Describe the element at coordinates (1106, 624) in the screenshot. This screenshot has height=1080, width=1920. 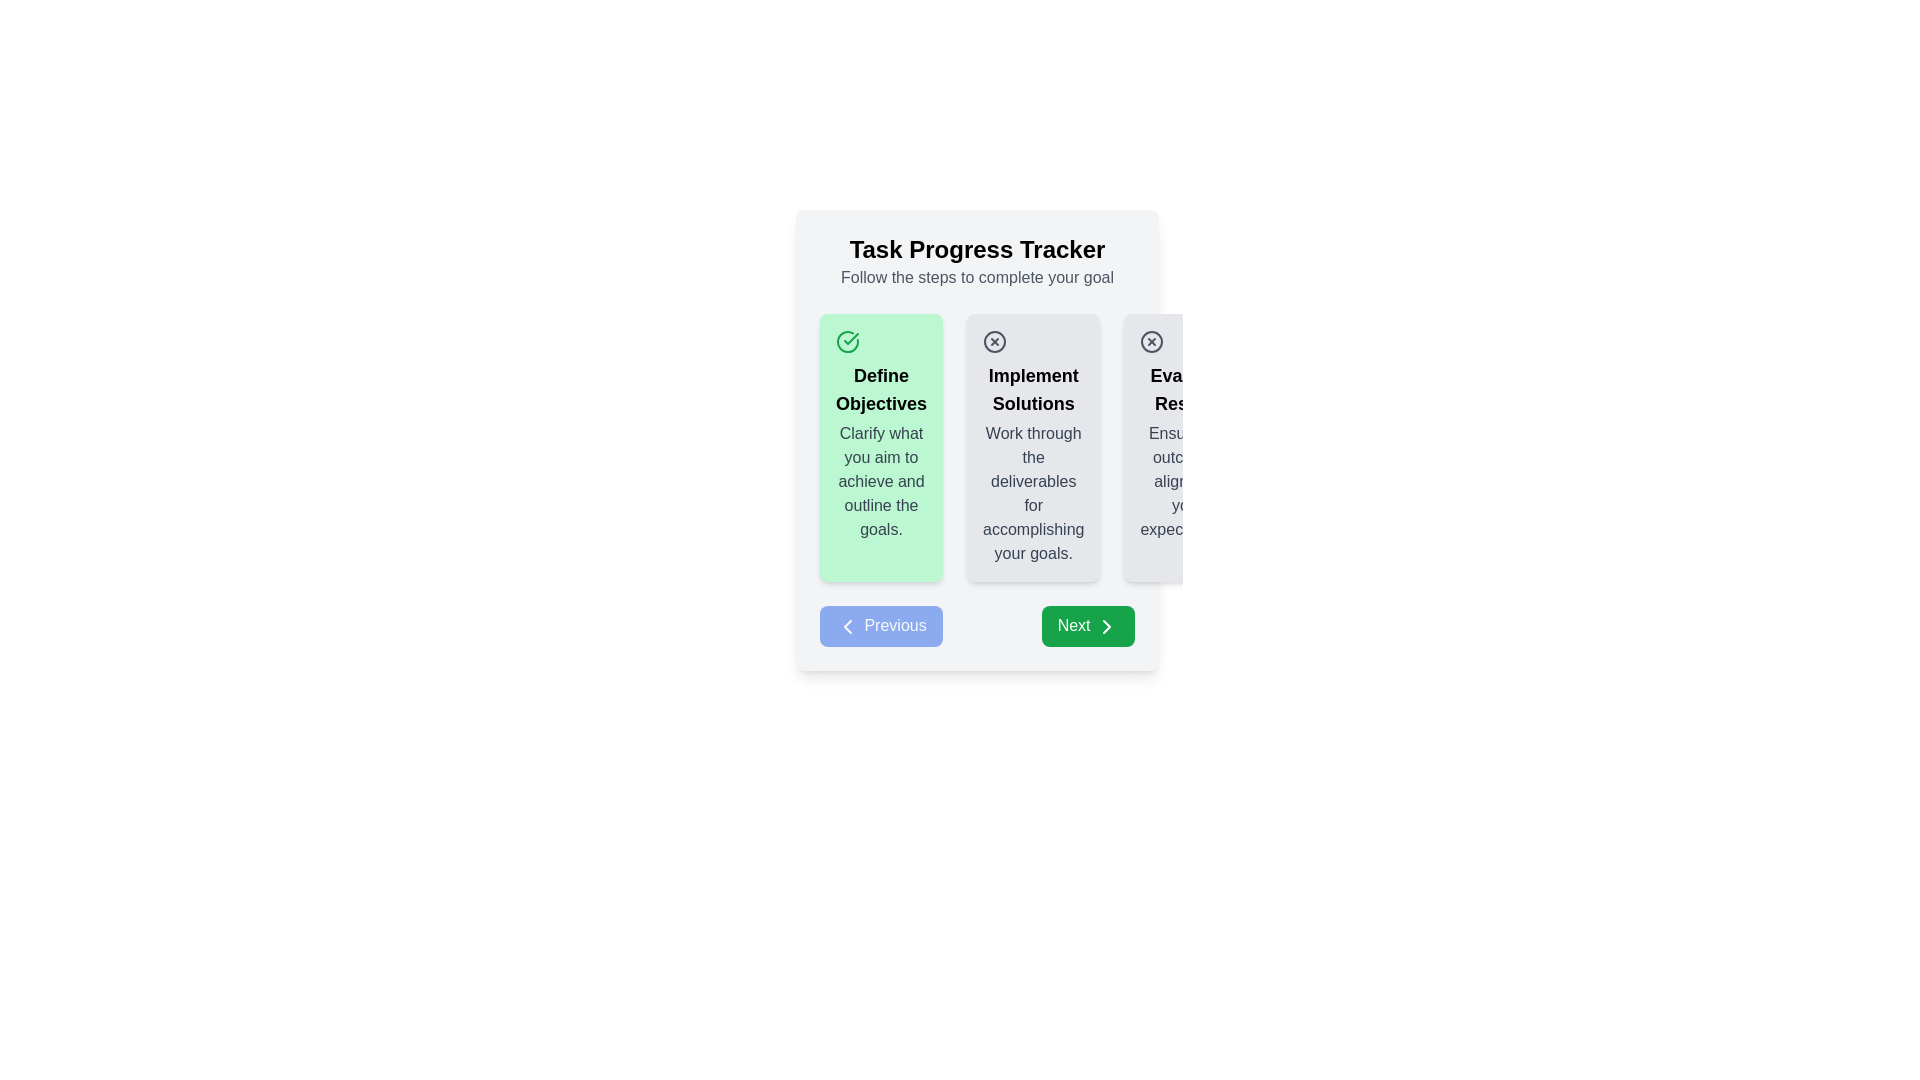
I see `the 'Next' button which contains a right-pointing chevron icon with a white stroke on a green background located at the bottom right corner of the interface` at that location.